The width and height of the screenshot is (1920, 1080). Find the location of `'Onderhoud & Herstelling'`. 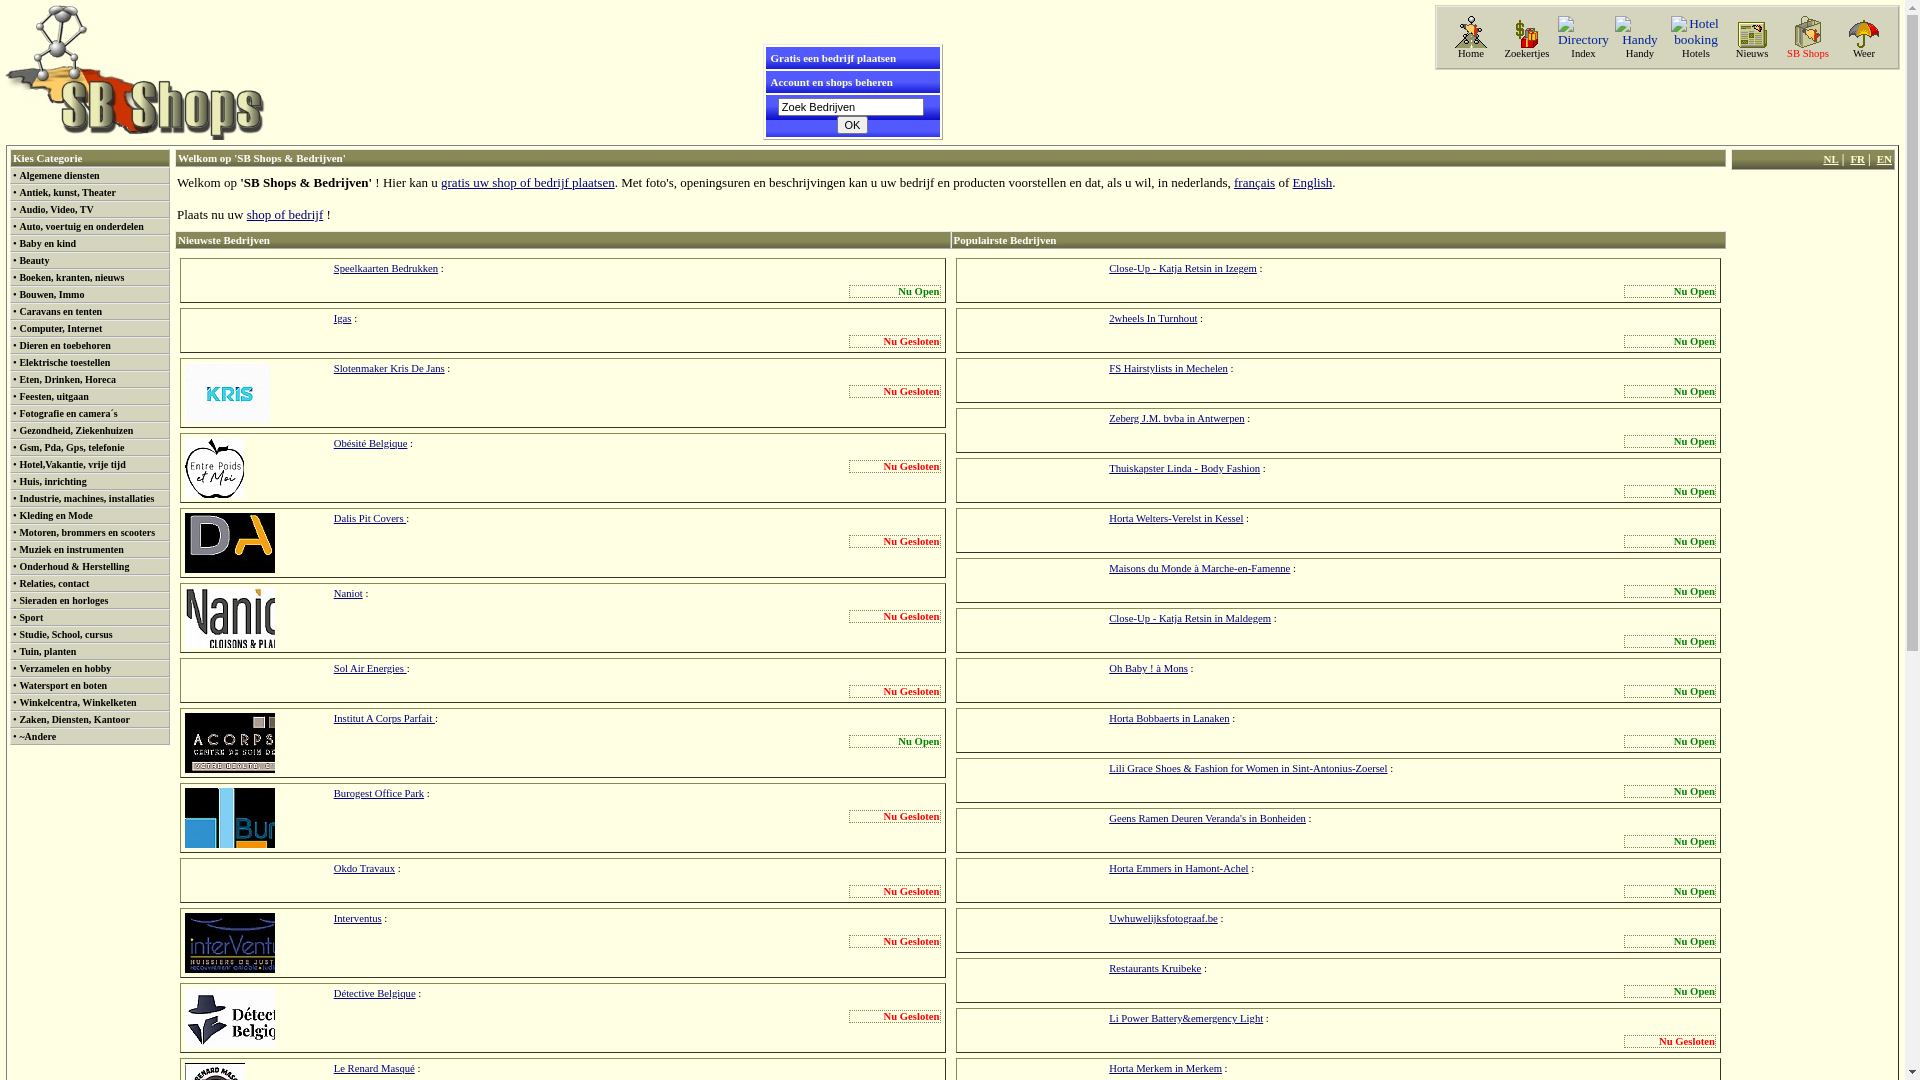

'Onderhoud & Herstelling' is located at coordinates (19, 566).